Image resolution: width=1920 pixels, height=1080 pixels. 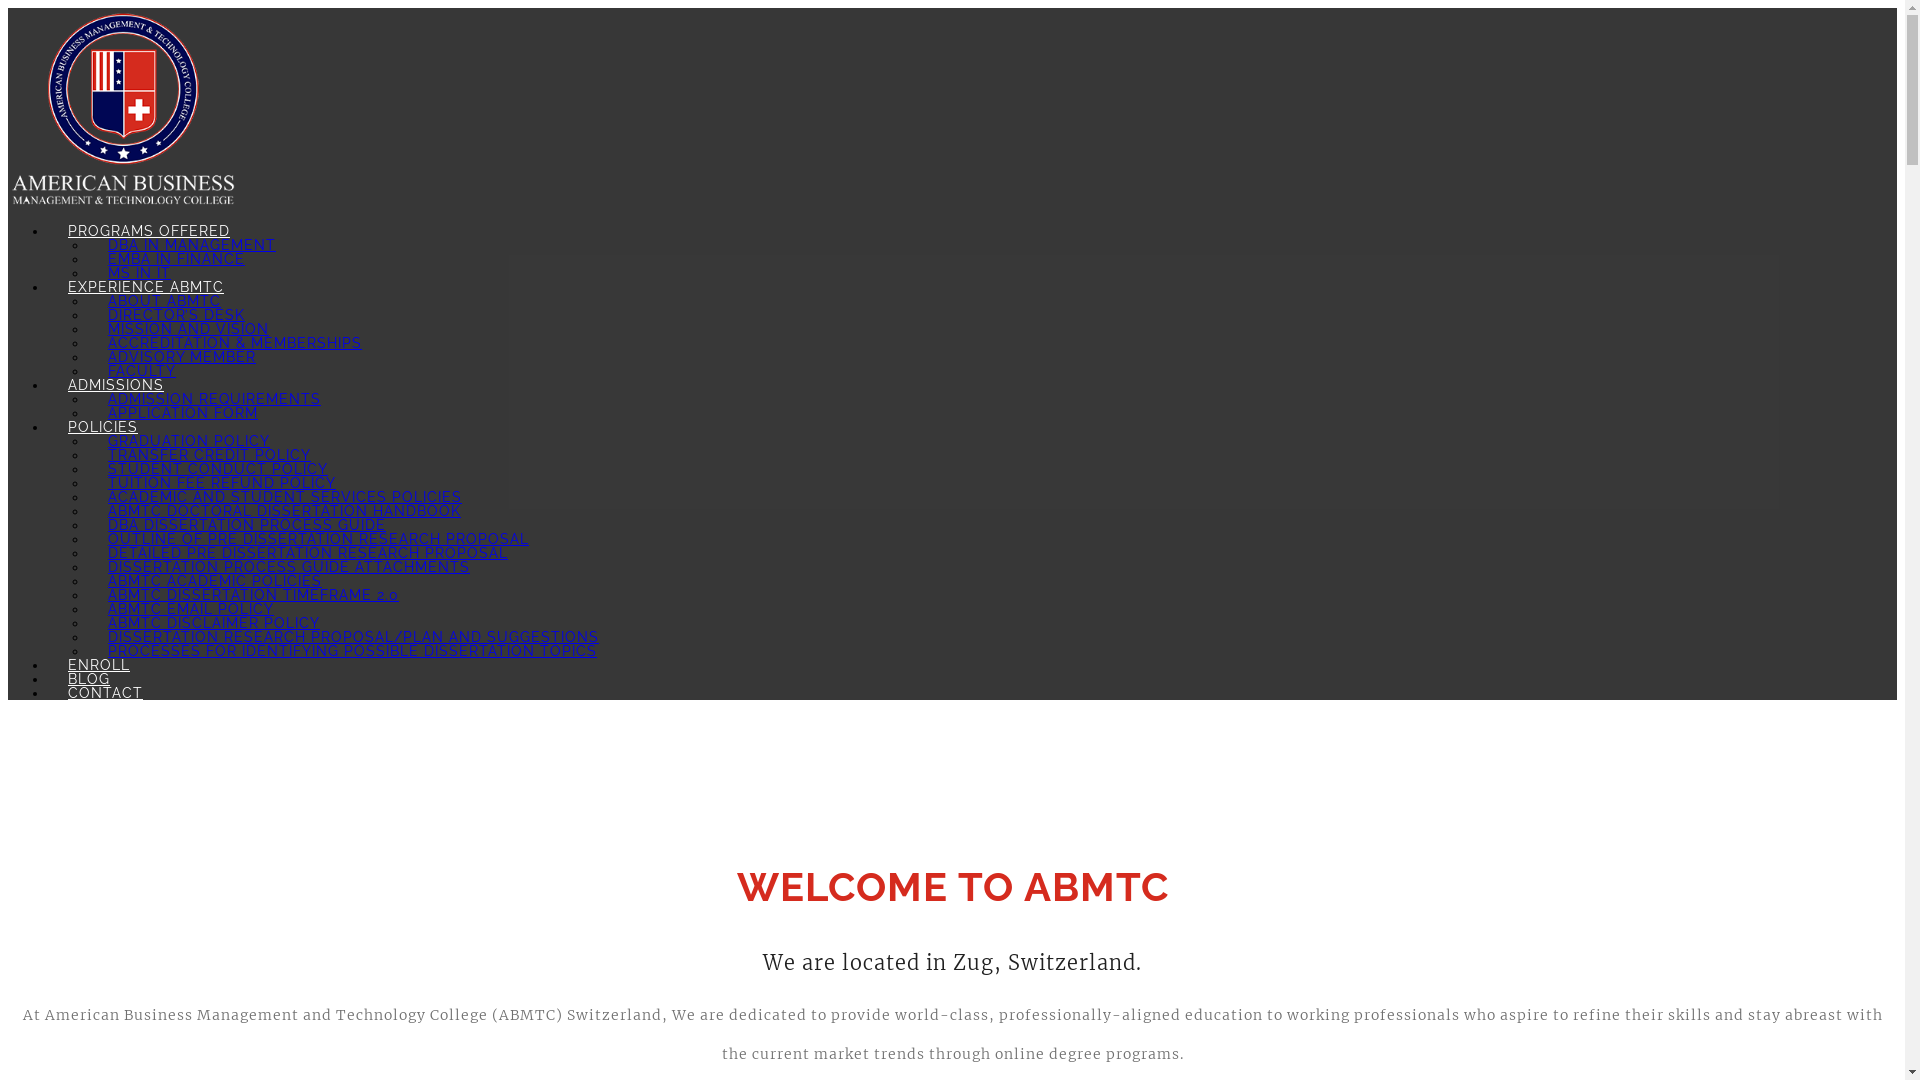 What do you see at coordinates (176, 257) in the screenshot?
I see `'EMBA IN FINANCE'` at bounding box center [176, 257].